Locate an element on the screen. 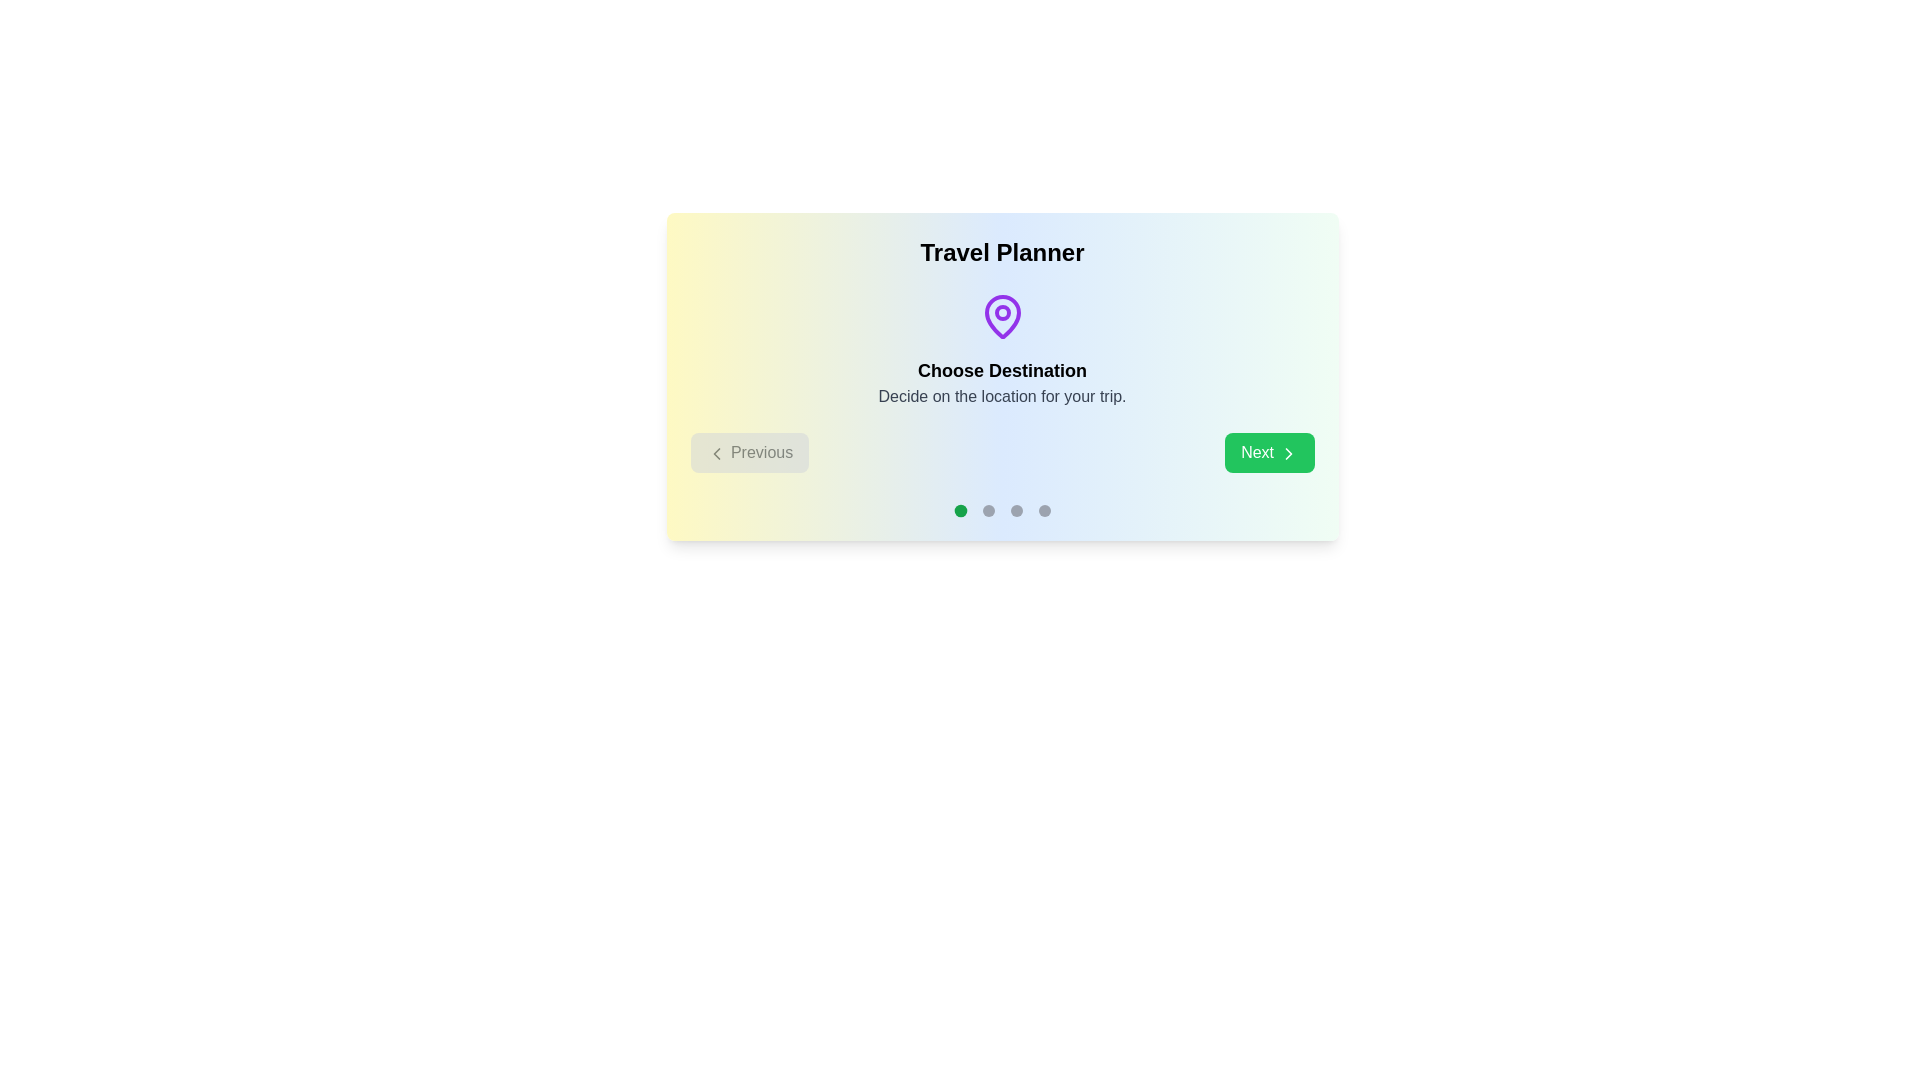 The height and width of the screenshot is (1080, 1920). the Indicator bar located at the bottom of the 'Travel Planner' card is located at coordinates (1002, 509).